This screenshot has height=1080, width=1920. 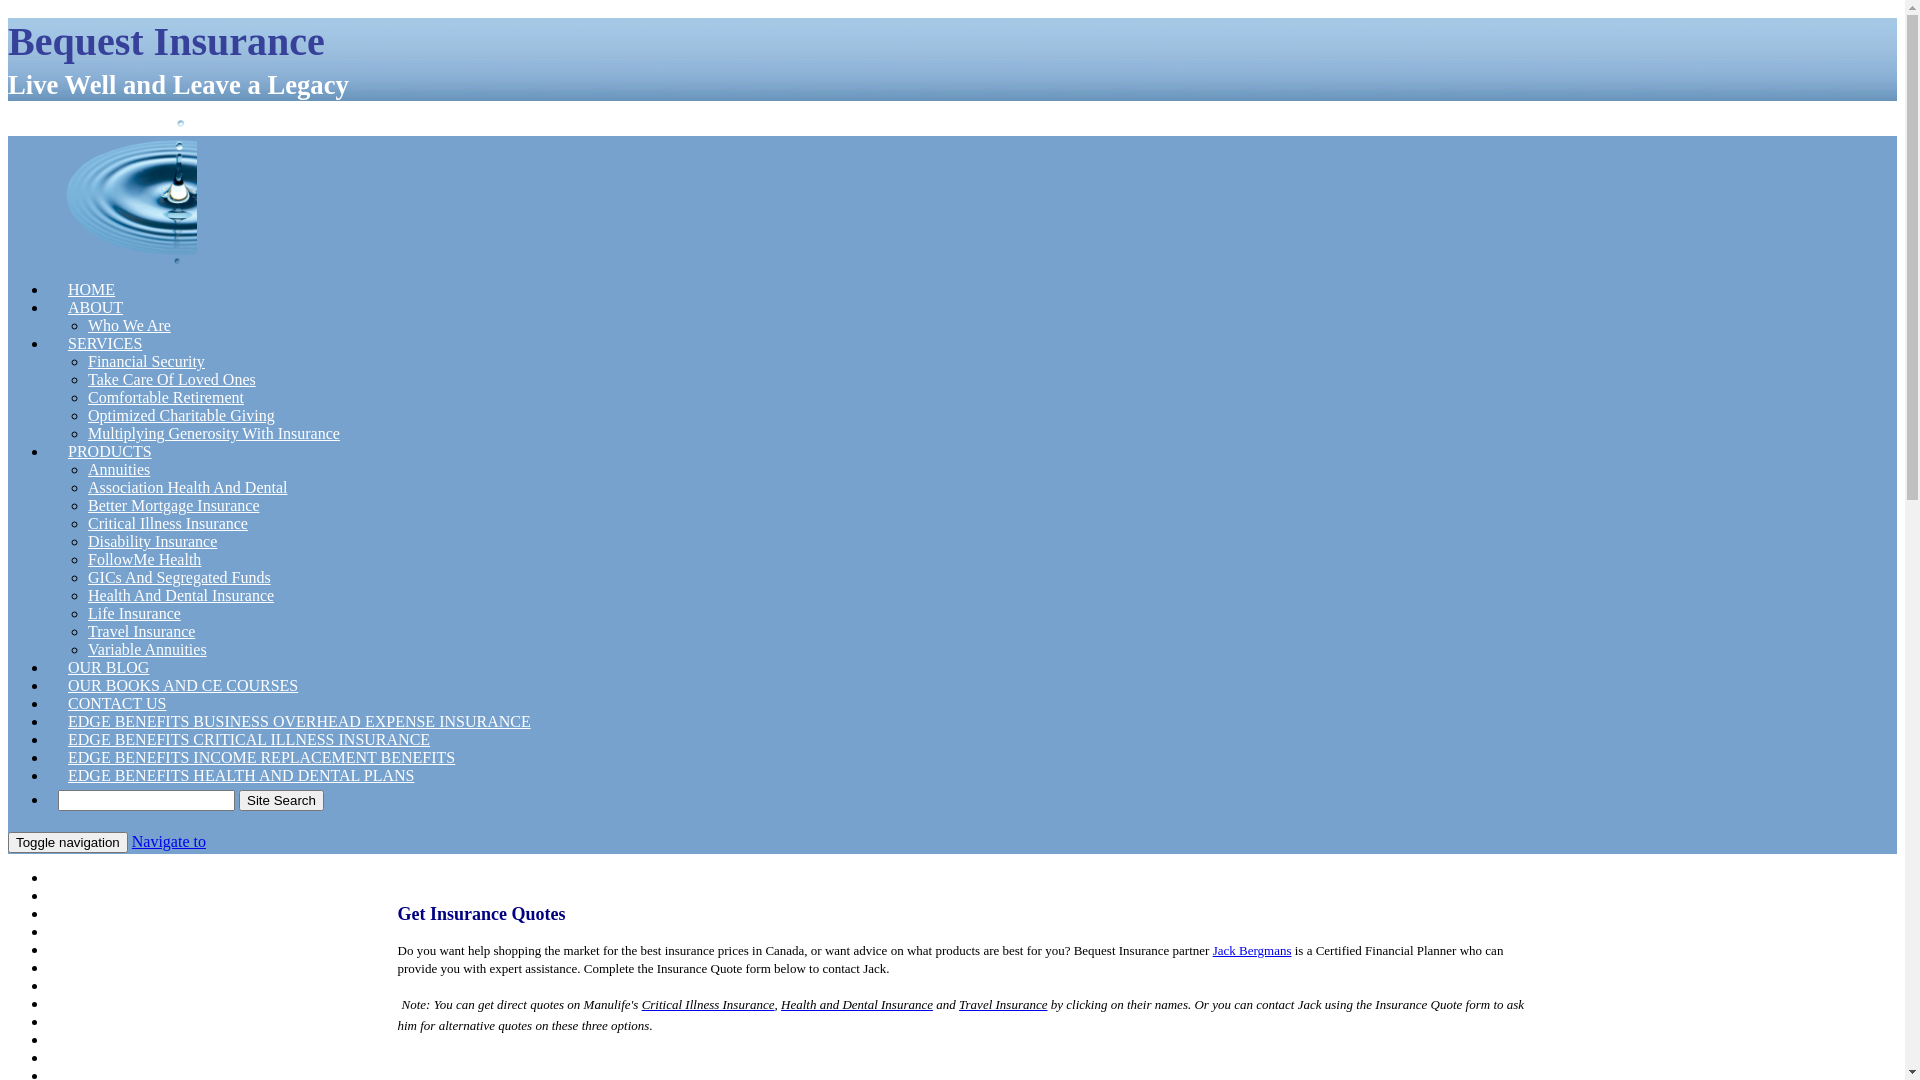 I want to click on 'Site Search', so click(x=280, y=799).